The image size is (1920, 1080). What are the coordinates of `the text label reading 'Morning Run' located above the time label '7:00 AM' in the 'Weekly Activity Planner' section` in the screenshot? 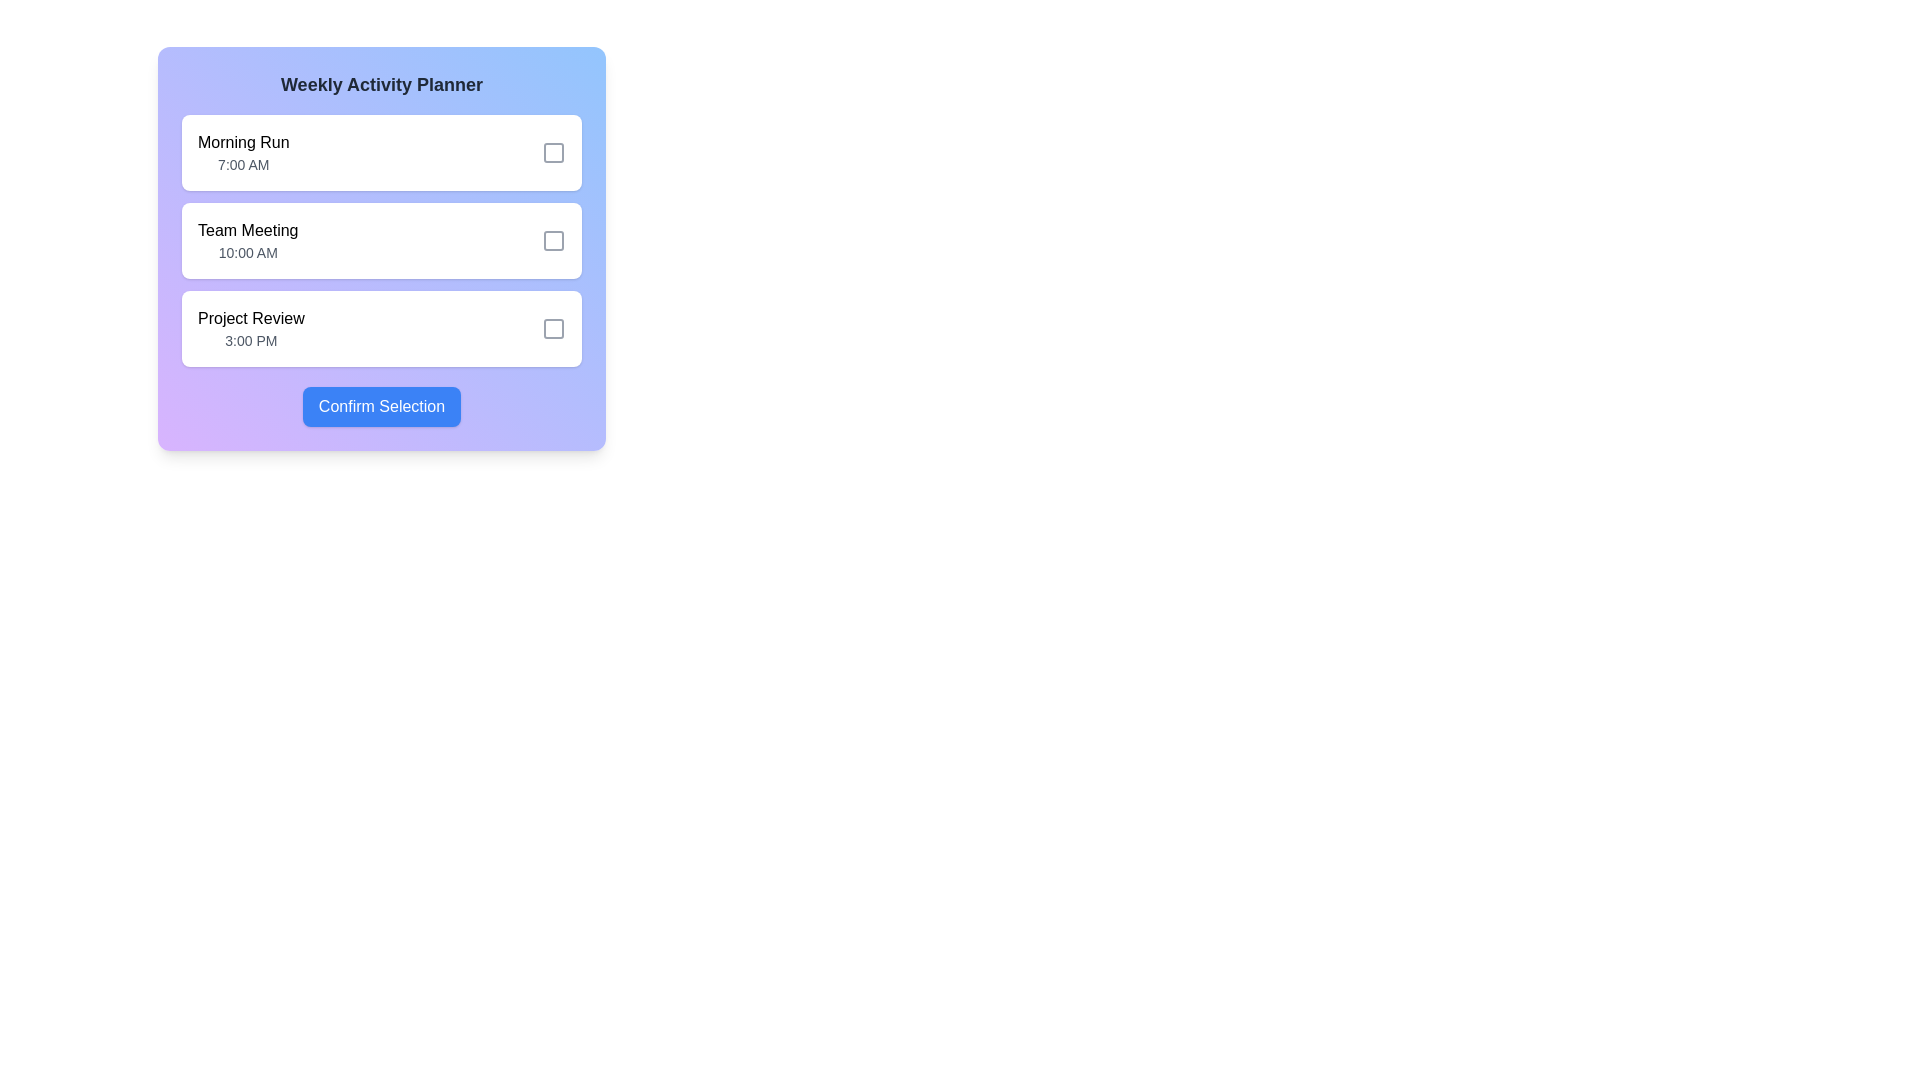 It's located at (242, 141).